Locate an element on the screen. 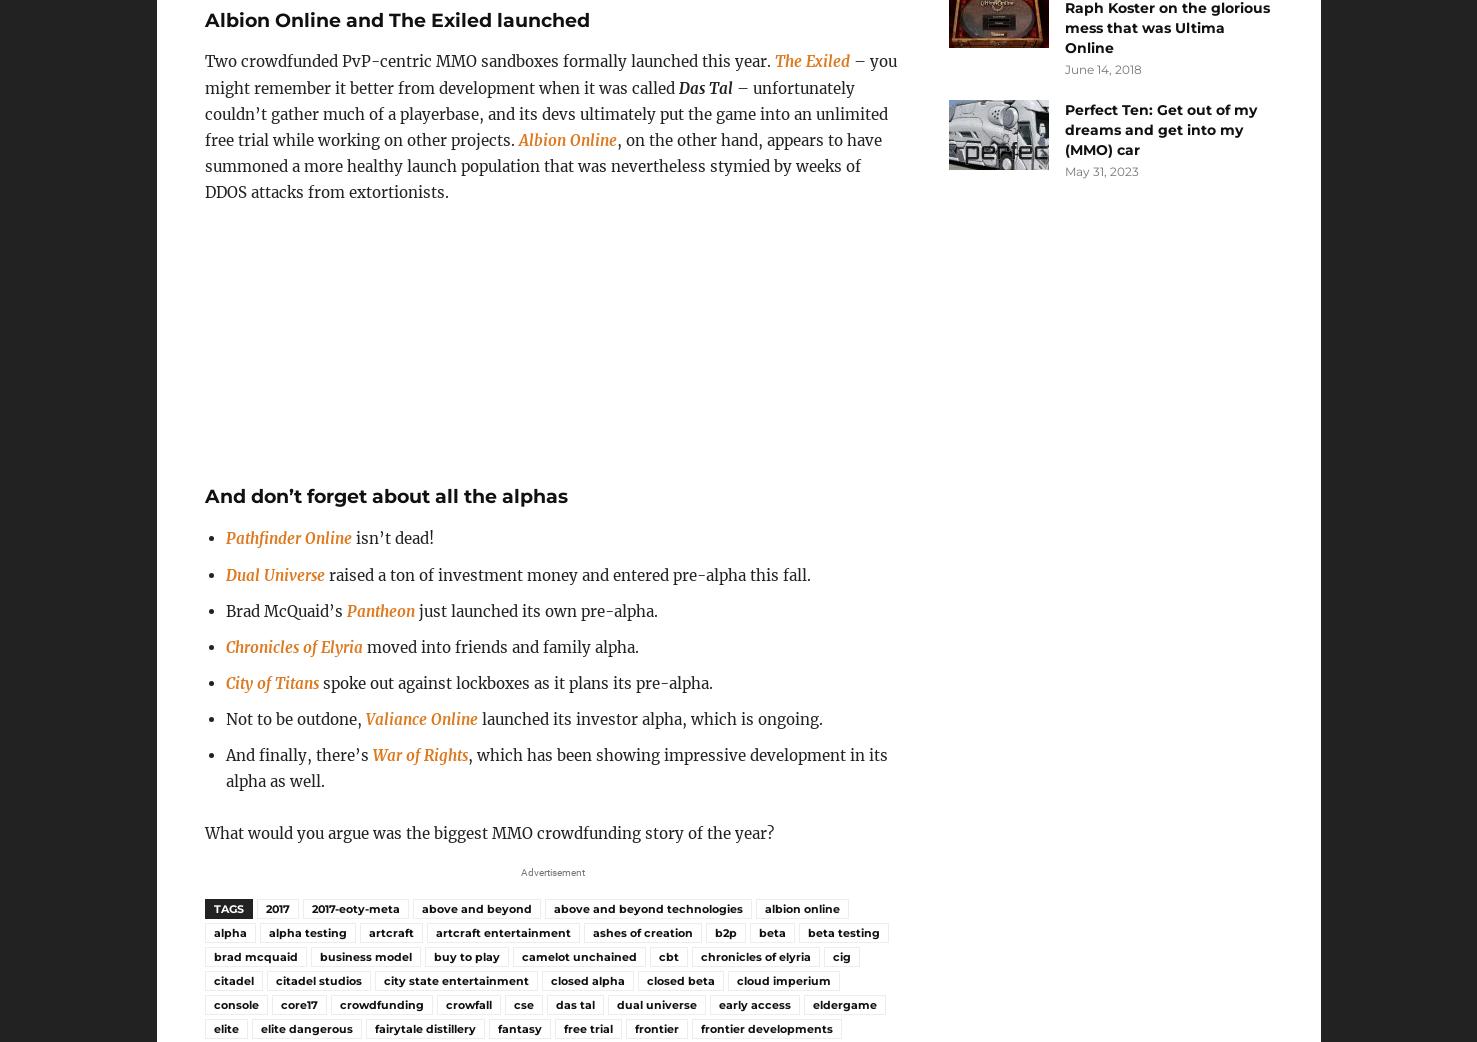 This screenshot has height=1042, width=1477. 'artcraft entertainment' is located at coordinates (502, 932).